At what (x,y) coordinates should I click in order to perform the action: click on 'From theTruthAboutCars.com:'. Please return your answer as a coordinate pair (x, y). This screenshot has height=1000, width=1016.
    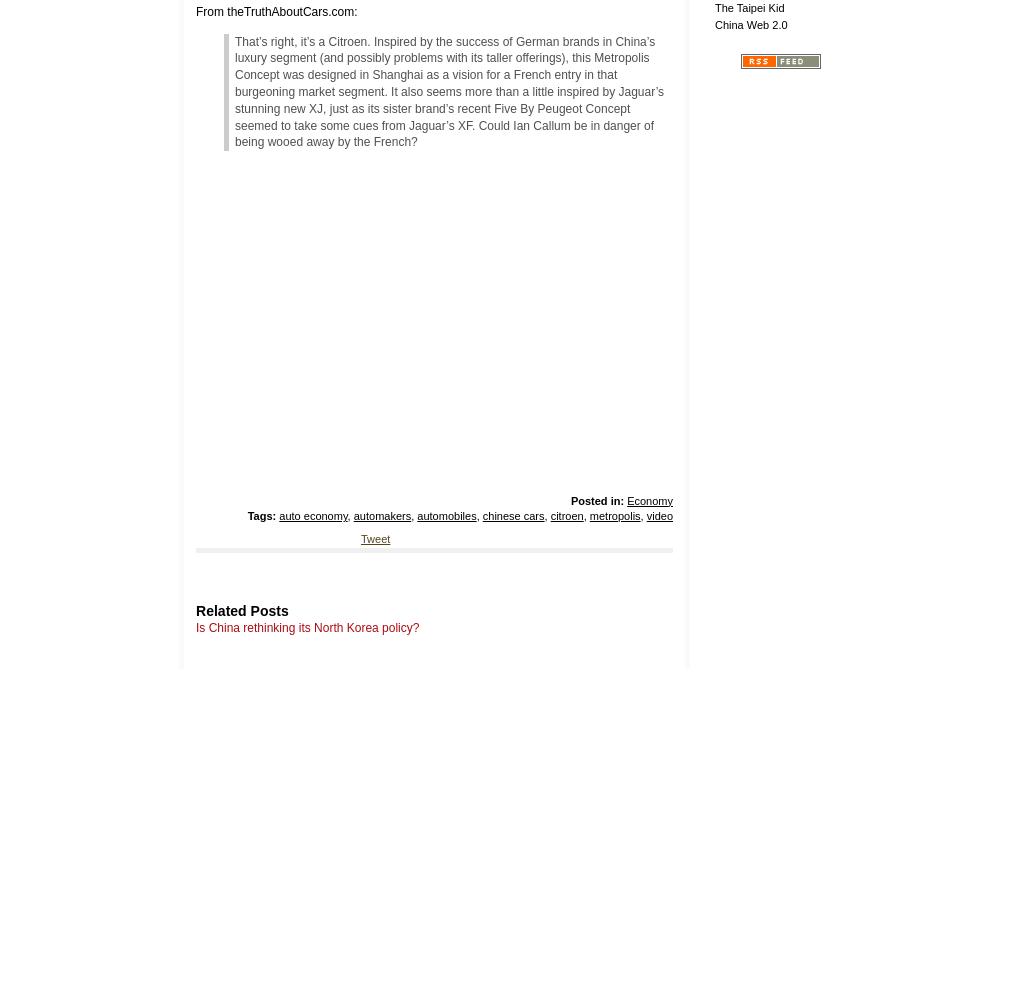
    Looking at the image, I should click on (275, 11).